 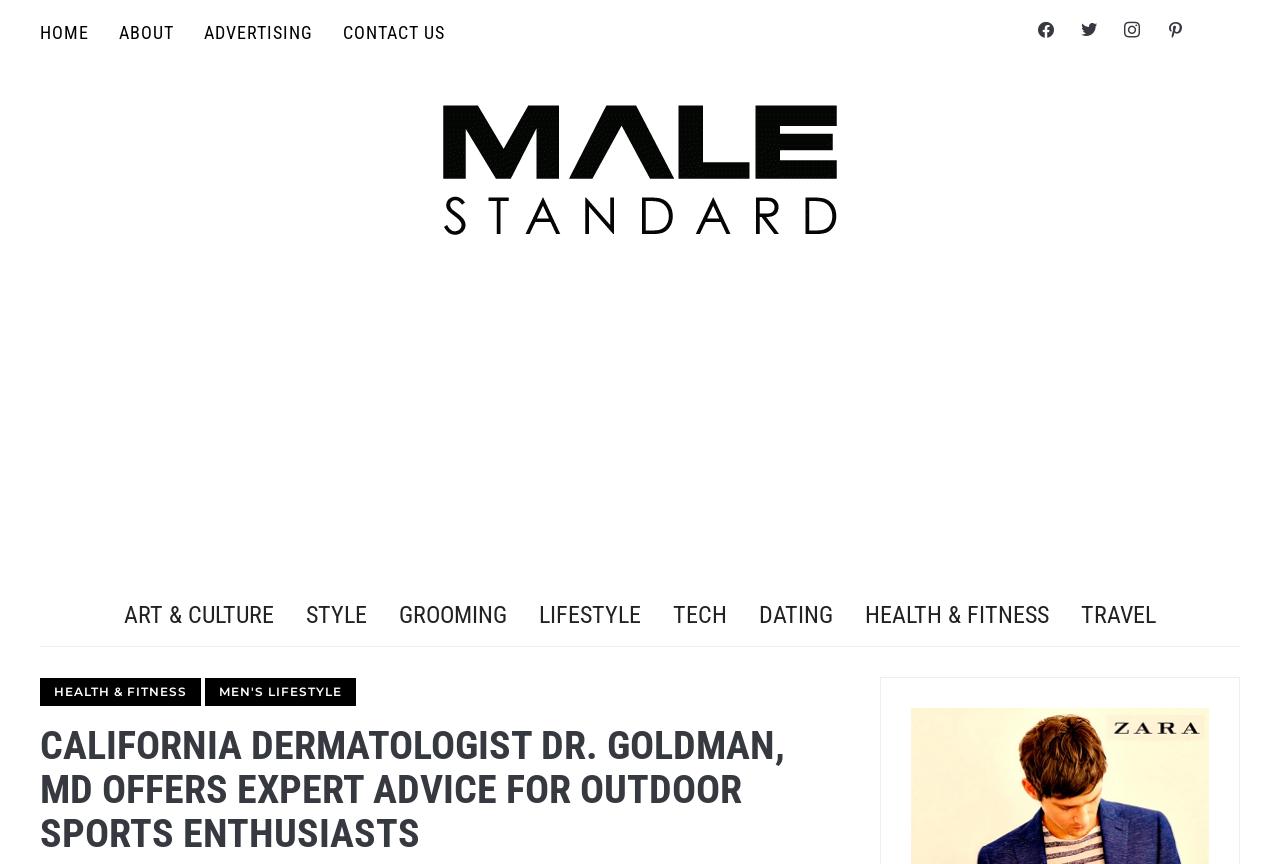 What do you see at coordinates (700, 613) in the screenshot?
I see `'Tech'` at bounding box center [700, 613].